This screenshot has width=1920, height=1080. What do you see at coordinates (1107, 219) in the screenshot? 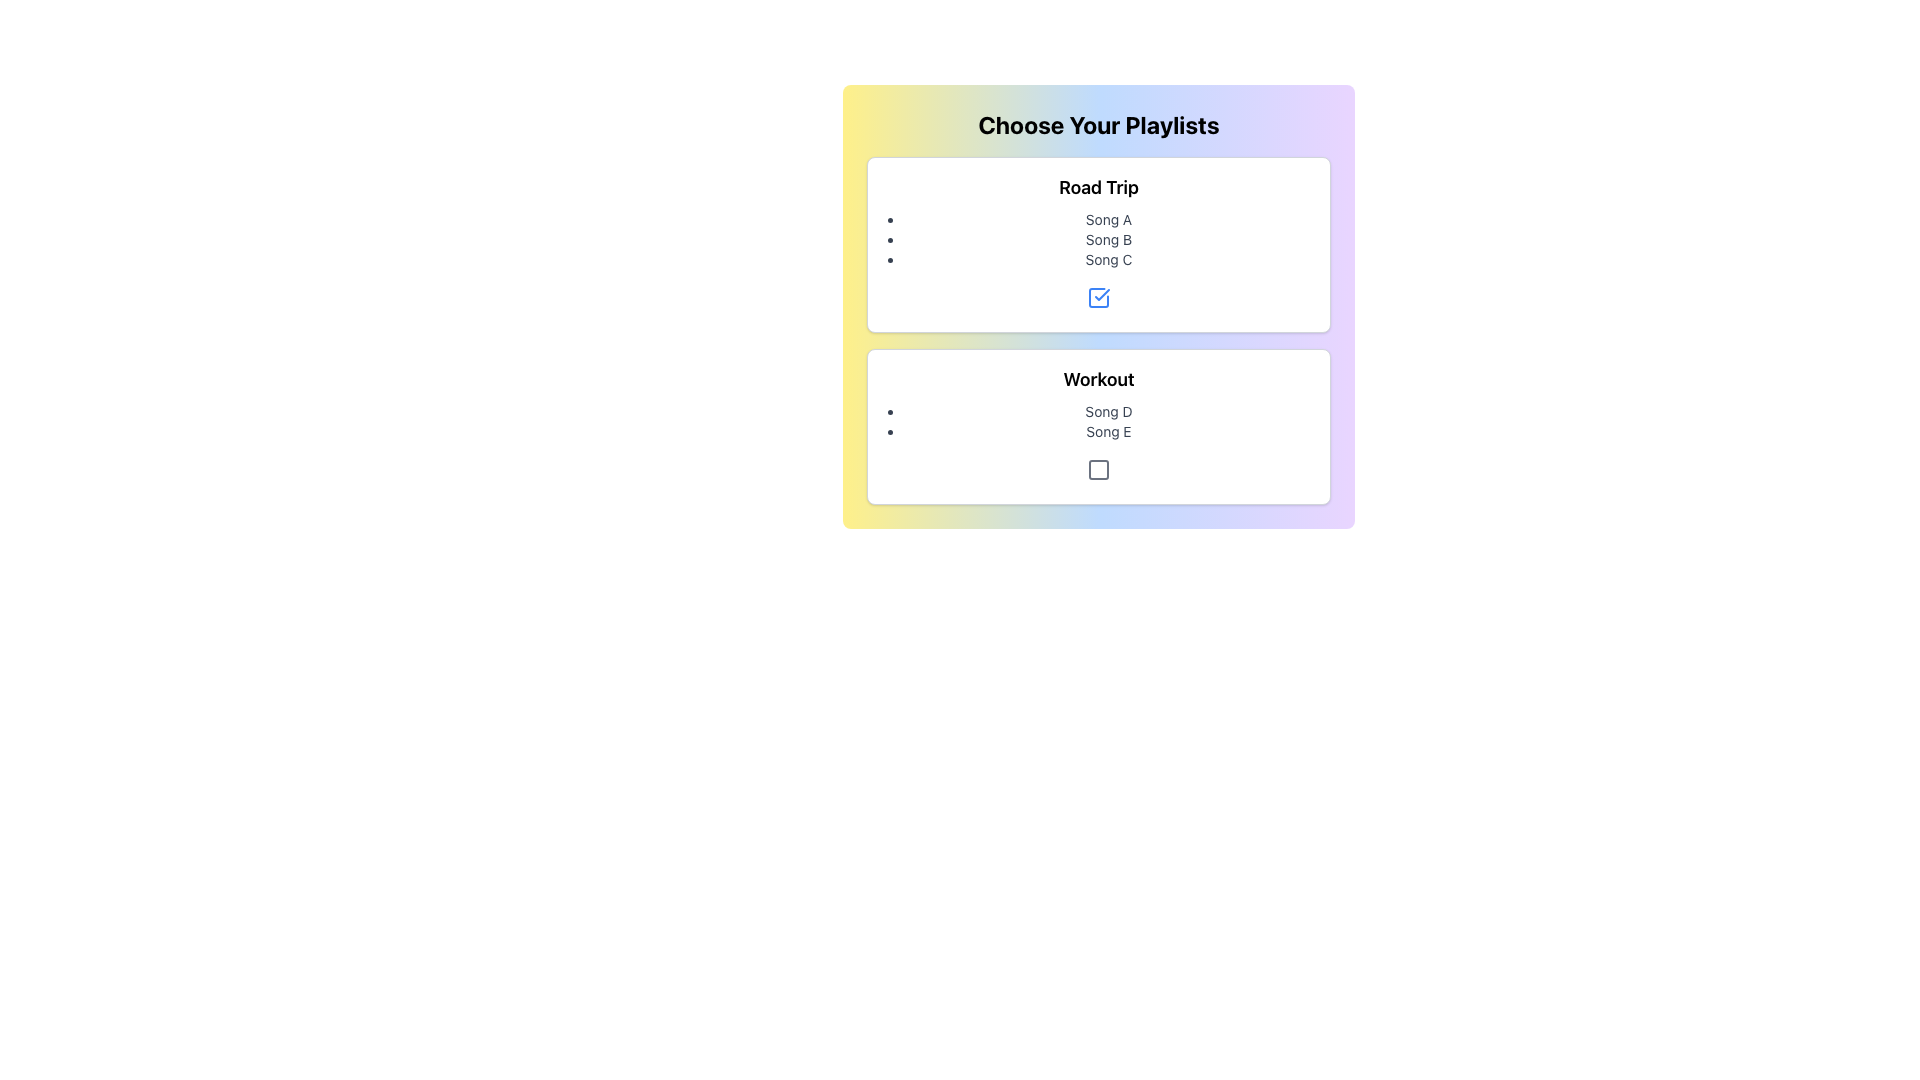
I see `the static text displaying the song name 'Song A' in the playlist under the 'Road Trip' header` at bounding box center [1107, 219].